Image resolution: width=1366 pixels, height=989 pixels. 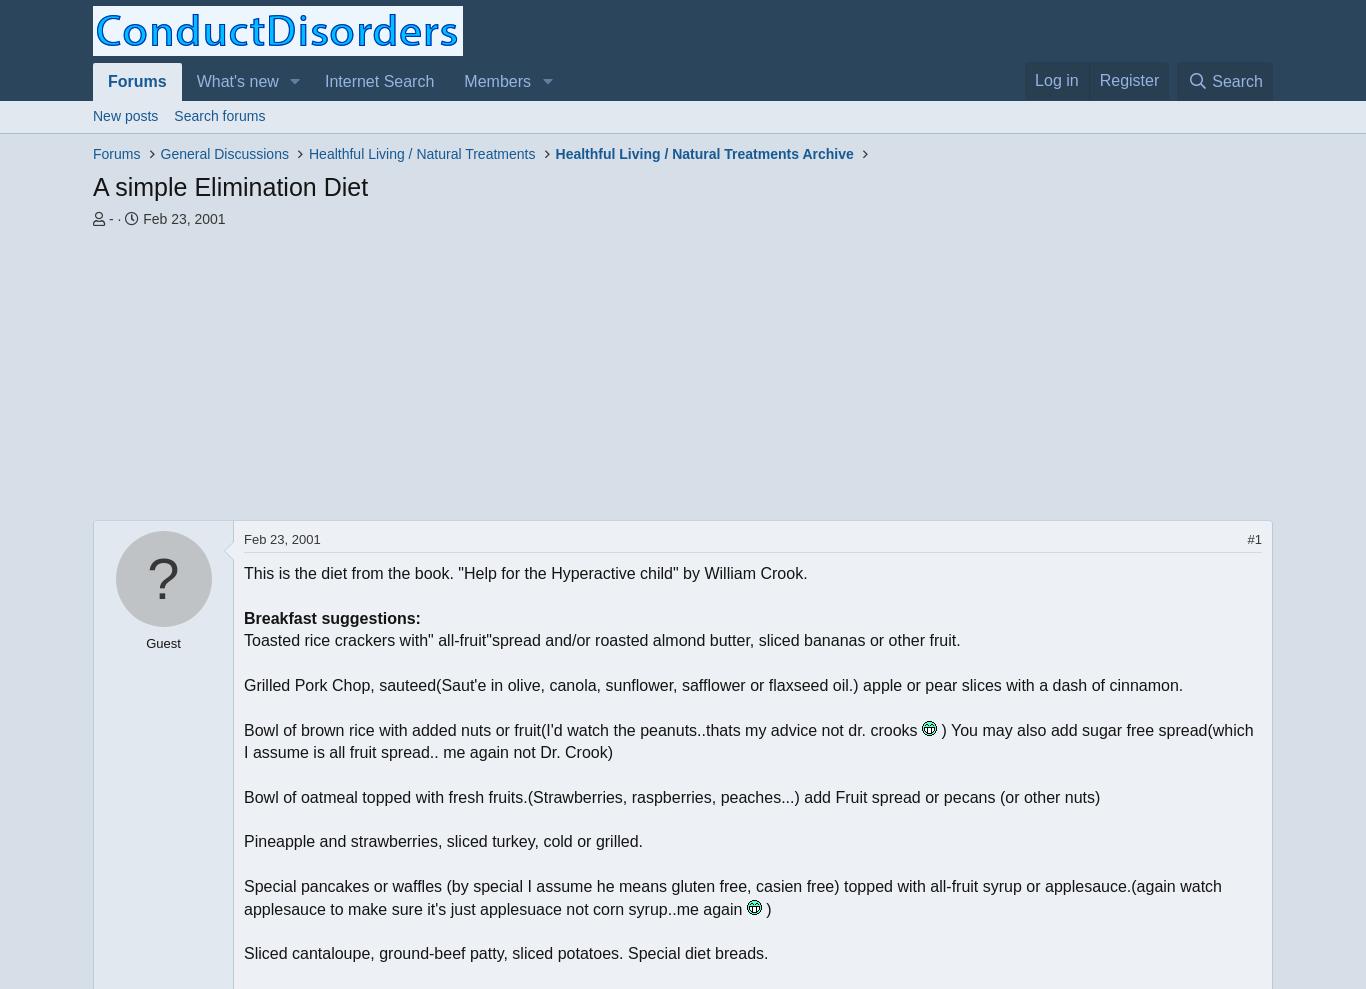 I want to click on 'Grilled Pork Chop, sauteed(Saut'e in olive, canola, sunflower, safflower or flaxseed oil.) apple or pear slices with a dash of cinnamon.', so click(x=713, y=683).